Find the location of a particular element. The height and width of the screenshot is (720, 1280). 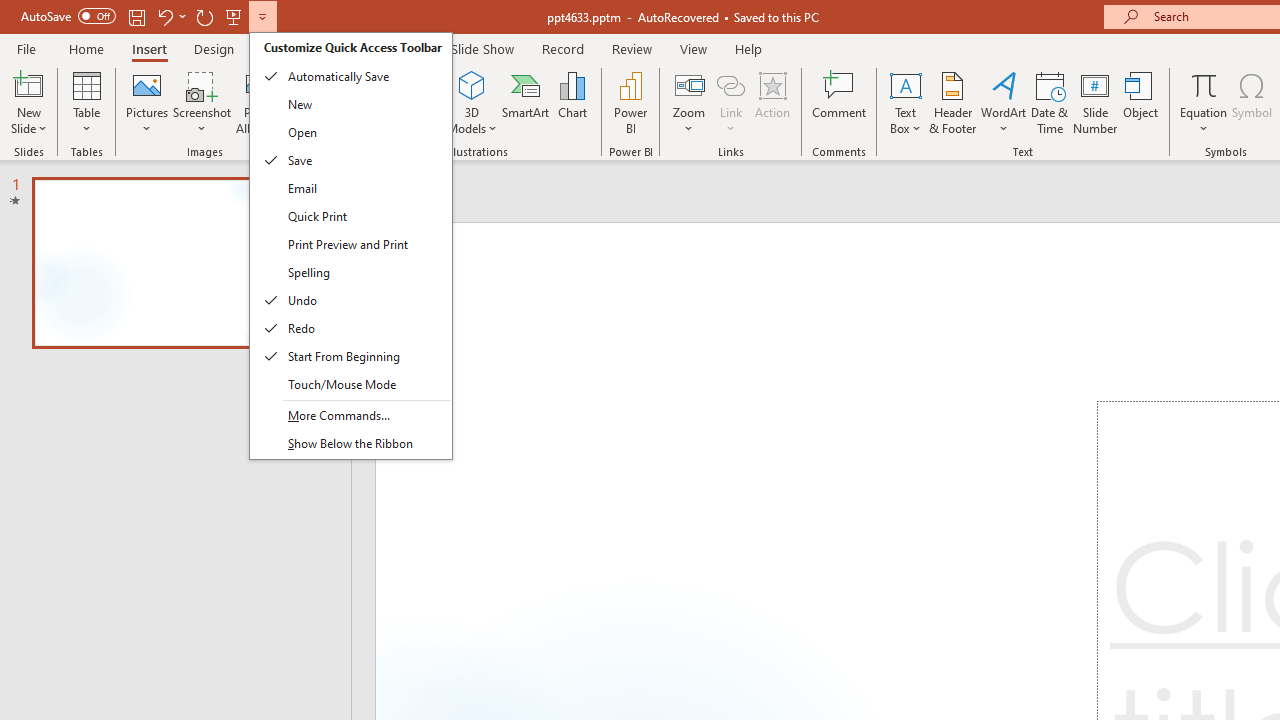

'Screenshot' is located at coordinates (202, 103).